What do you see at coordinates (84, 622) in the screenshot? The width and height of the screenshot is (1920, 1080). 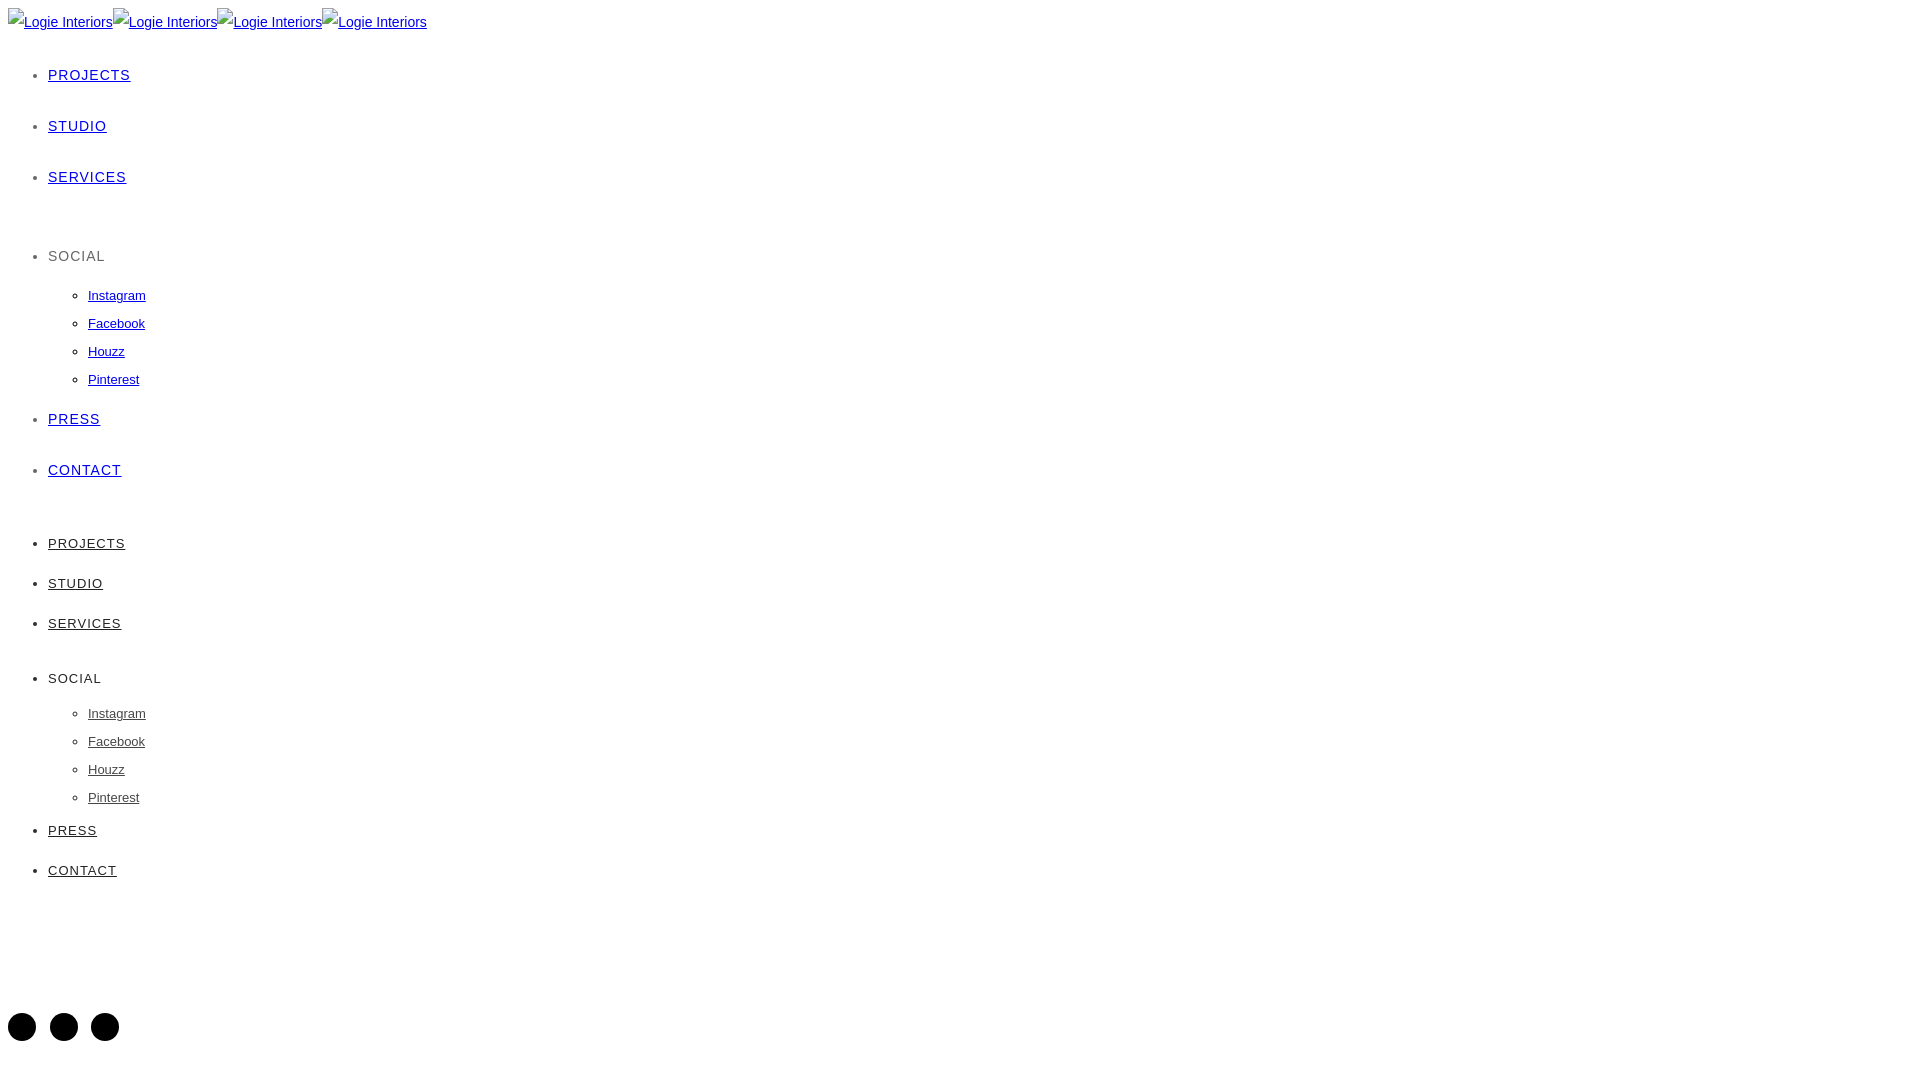 I see `'SERVICES'` at bounding box center [84, 622].